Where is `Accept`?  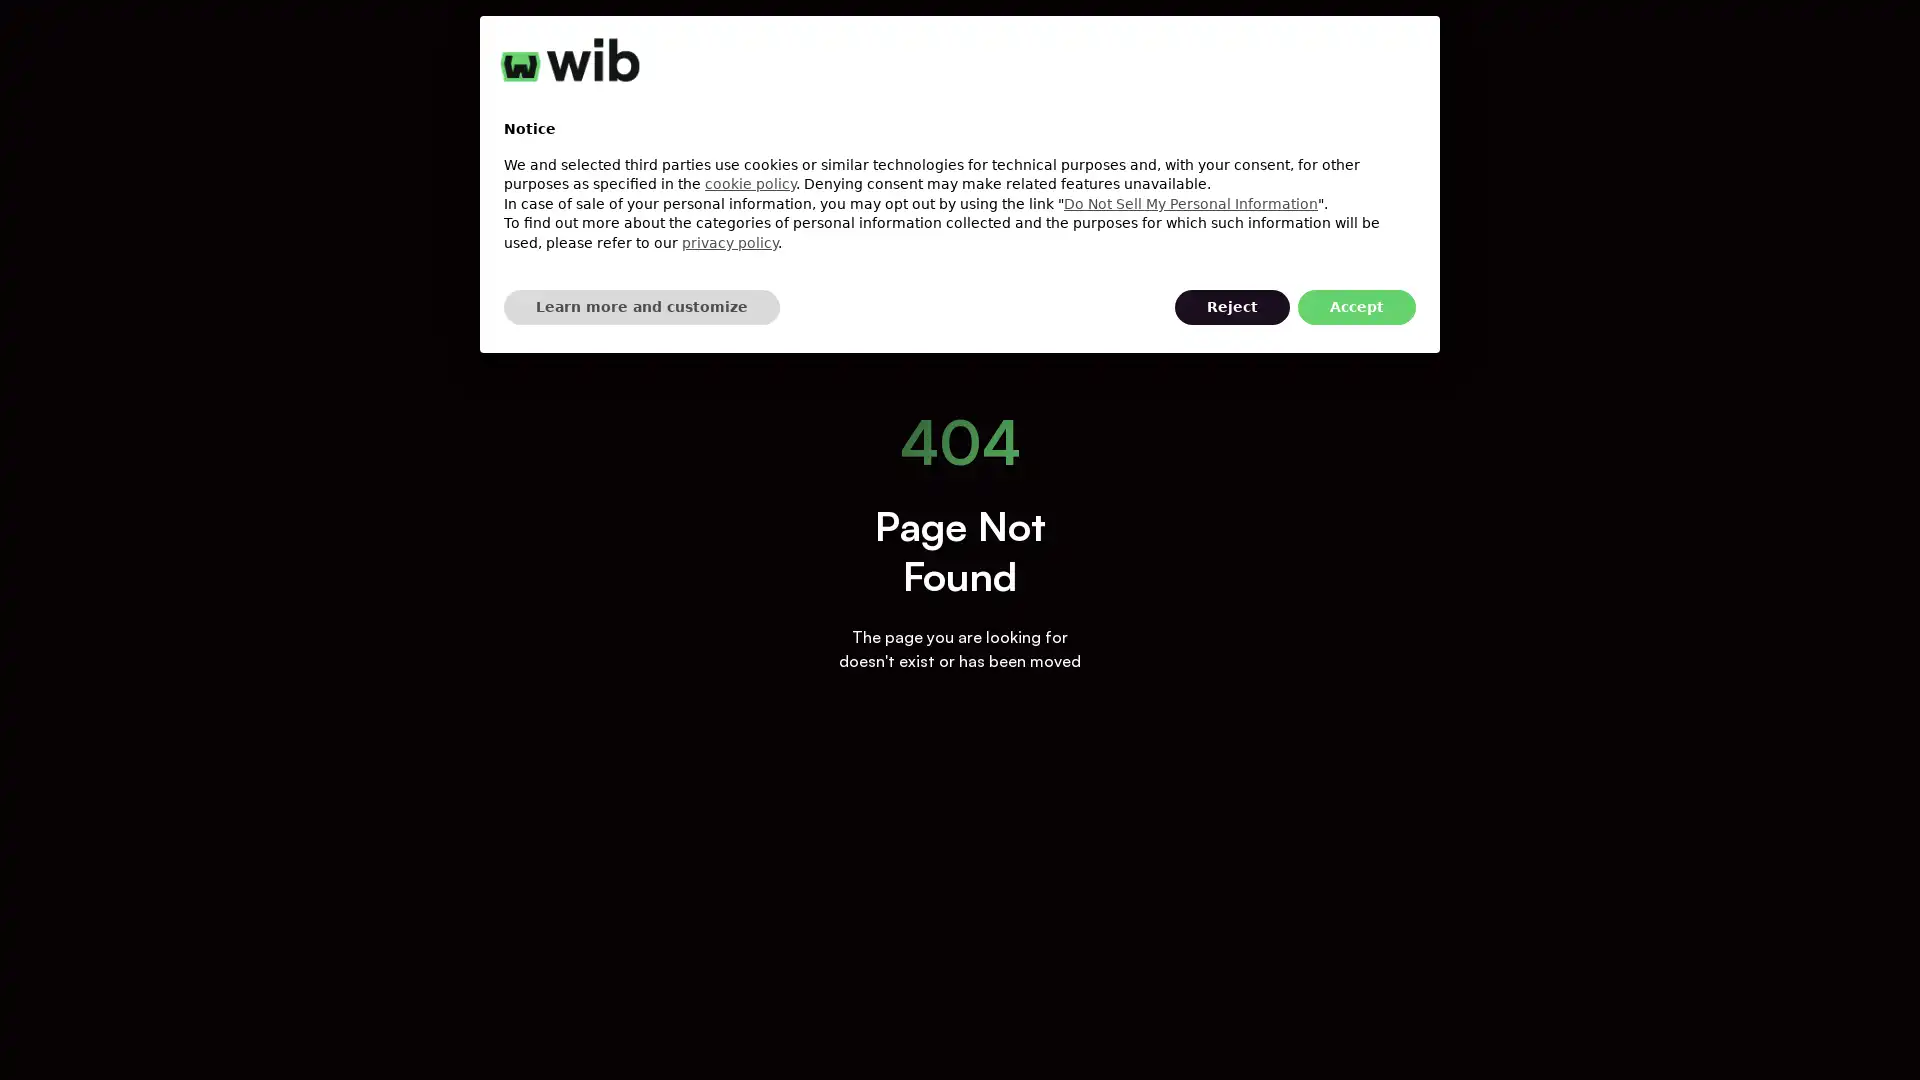
Accept is located at coordinates (1357, 307).